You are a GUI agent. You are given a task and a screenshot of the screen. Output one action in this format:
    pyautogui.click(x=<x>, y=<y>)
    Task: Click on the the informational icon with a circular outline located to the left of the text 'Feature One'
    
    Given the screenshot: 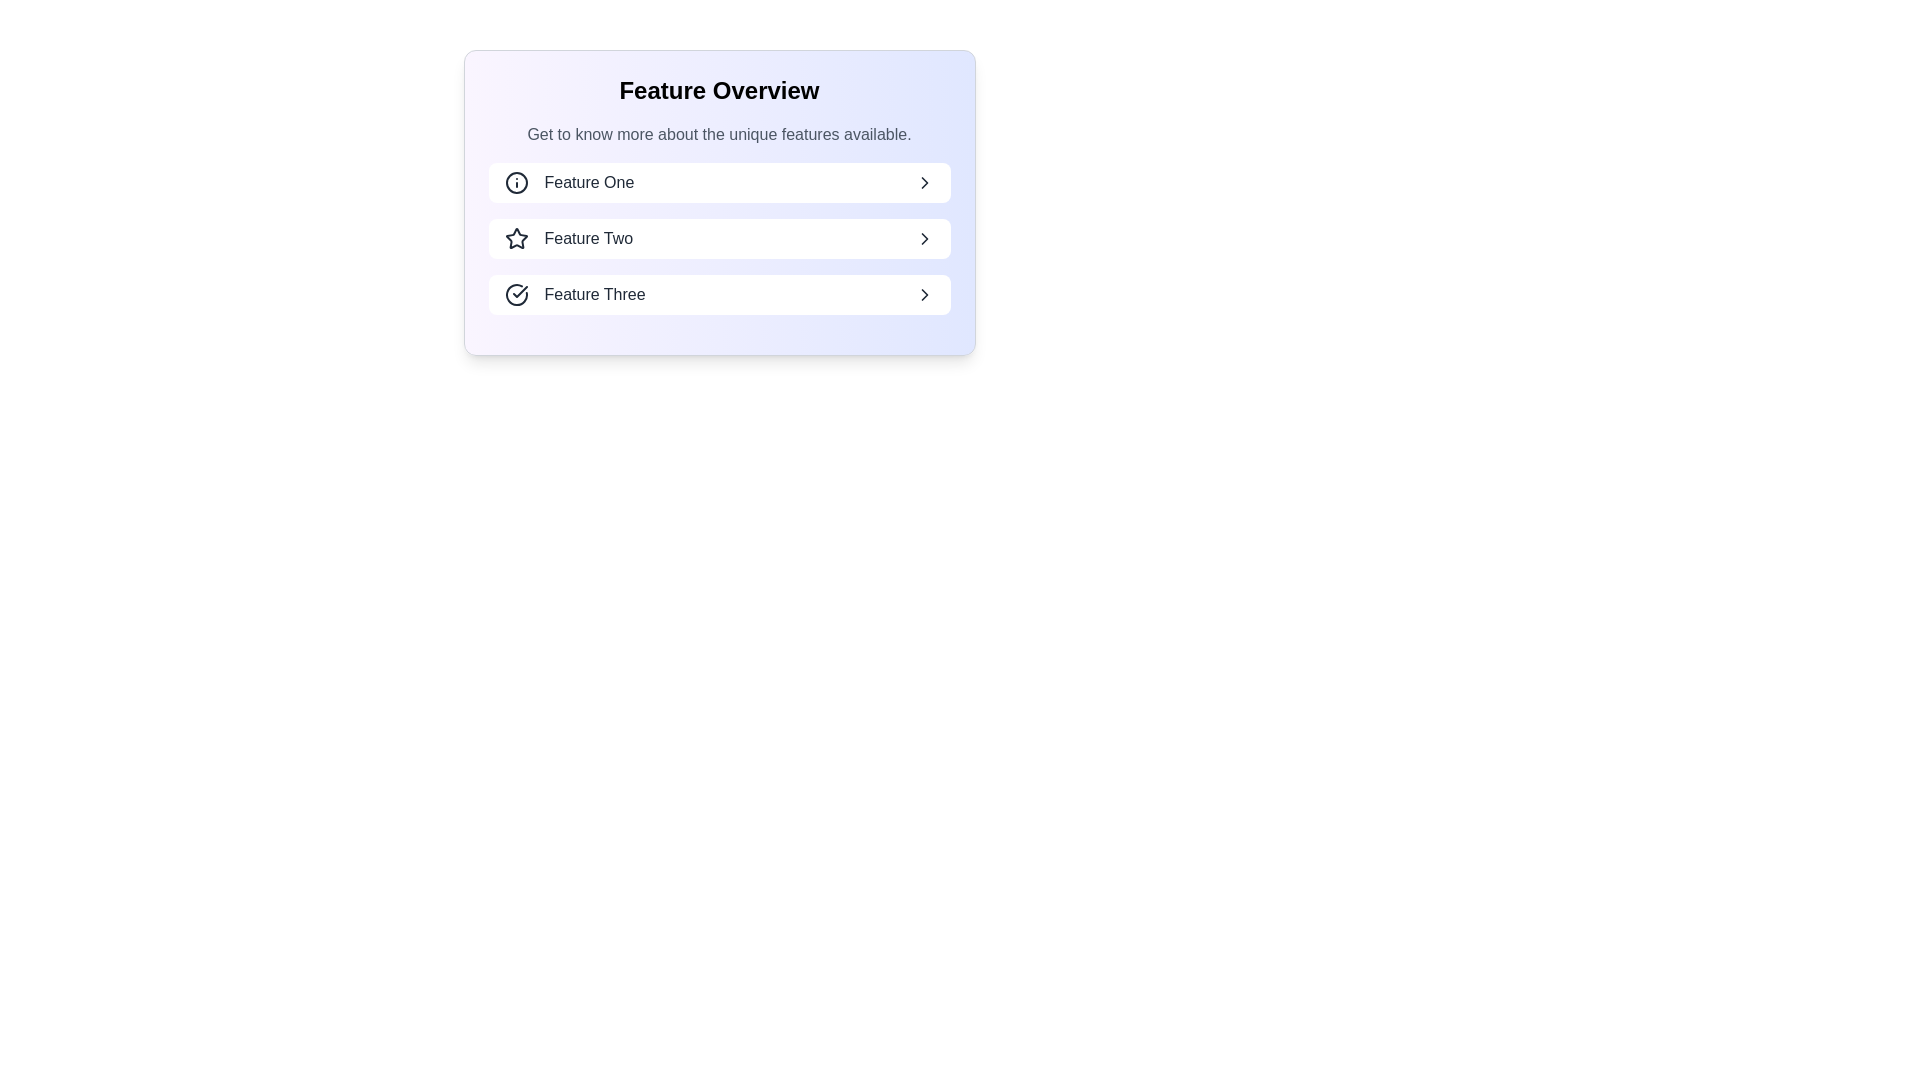 What is the action you would take?
    pyautogui.click(x=516, y=182)
    